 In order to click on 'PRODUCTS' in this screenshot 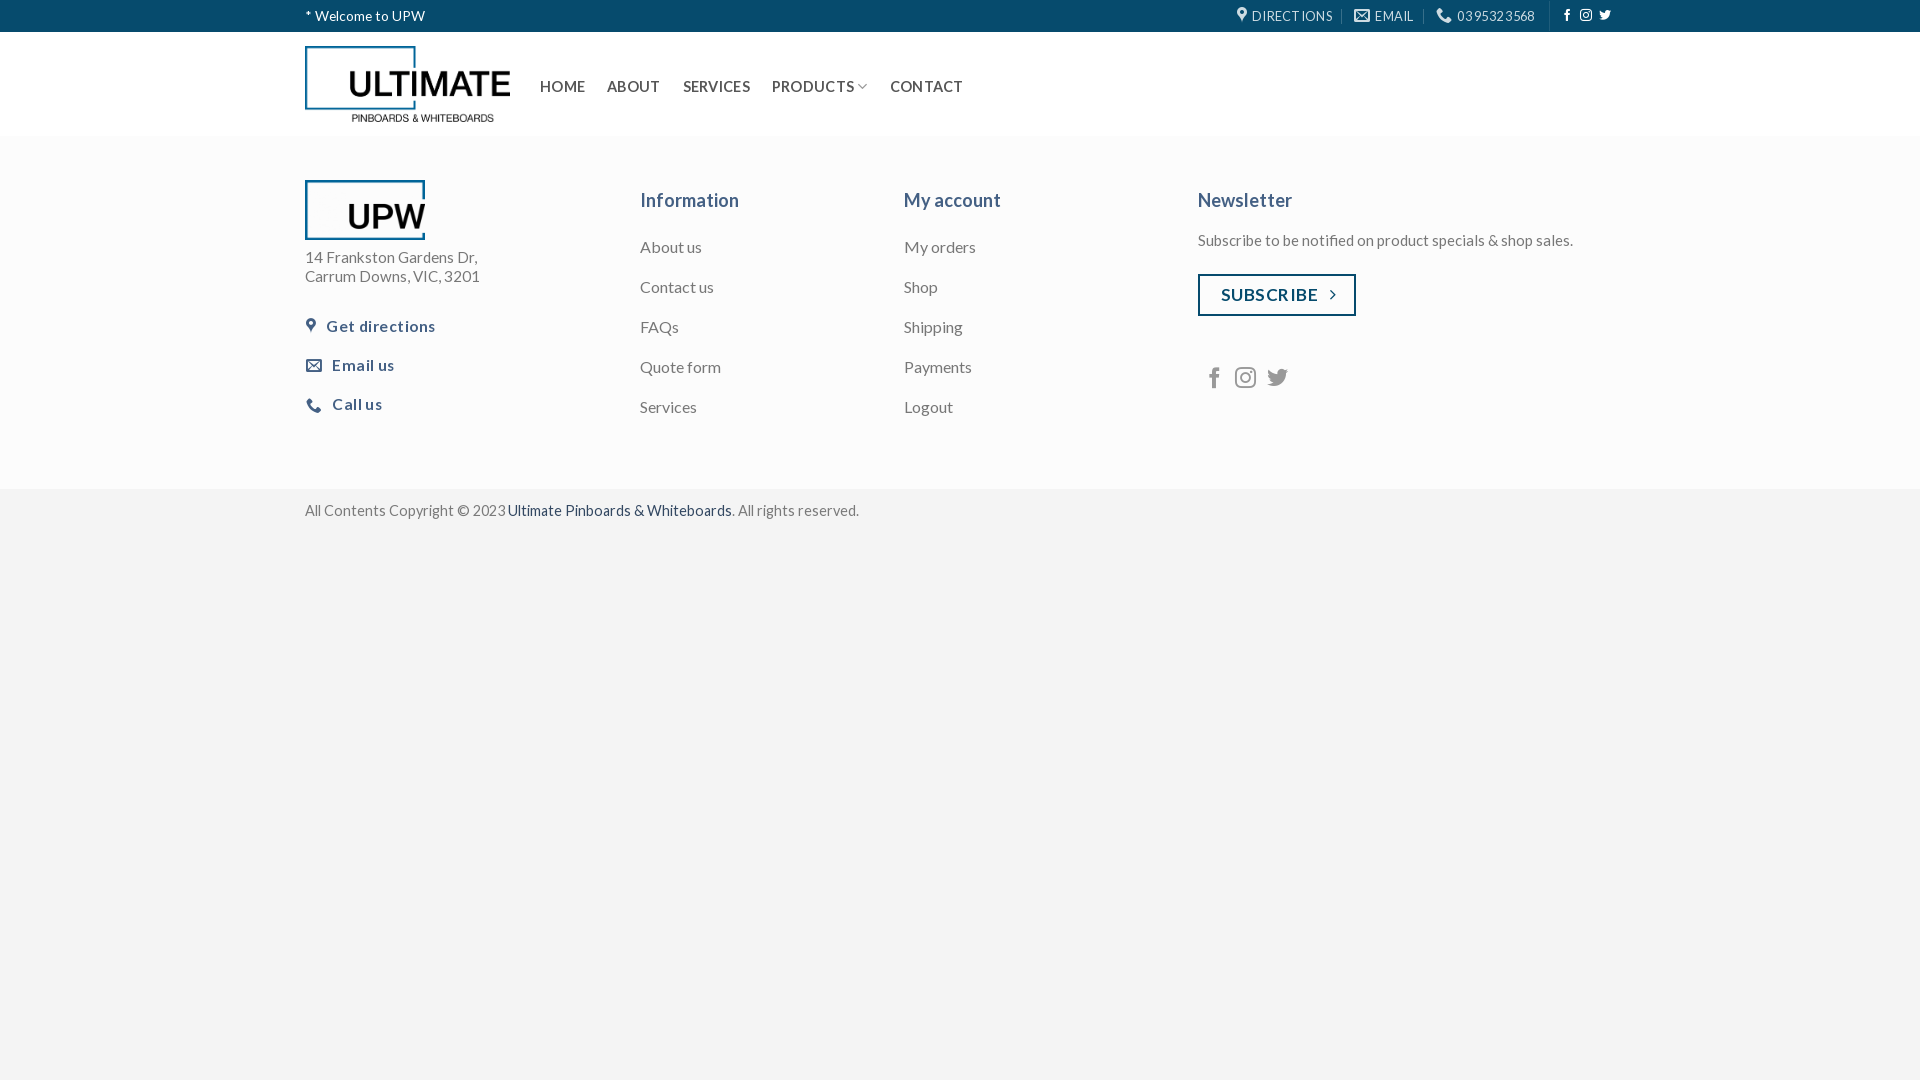, I will do `click(771, 86)`.